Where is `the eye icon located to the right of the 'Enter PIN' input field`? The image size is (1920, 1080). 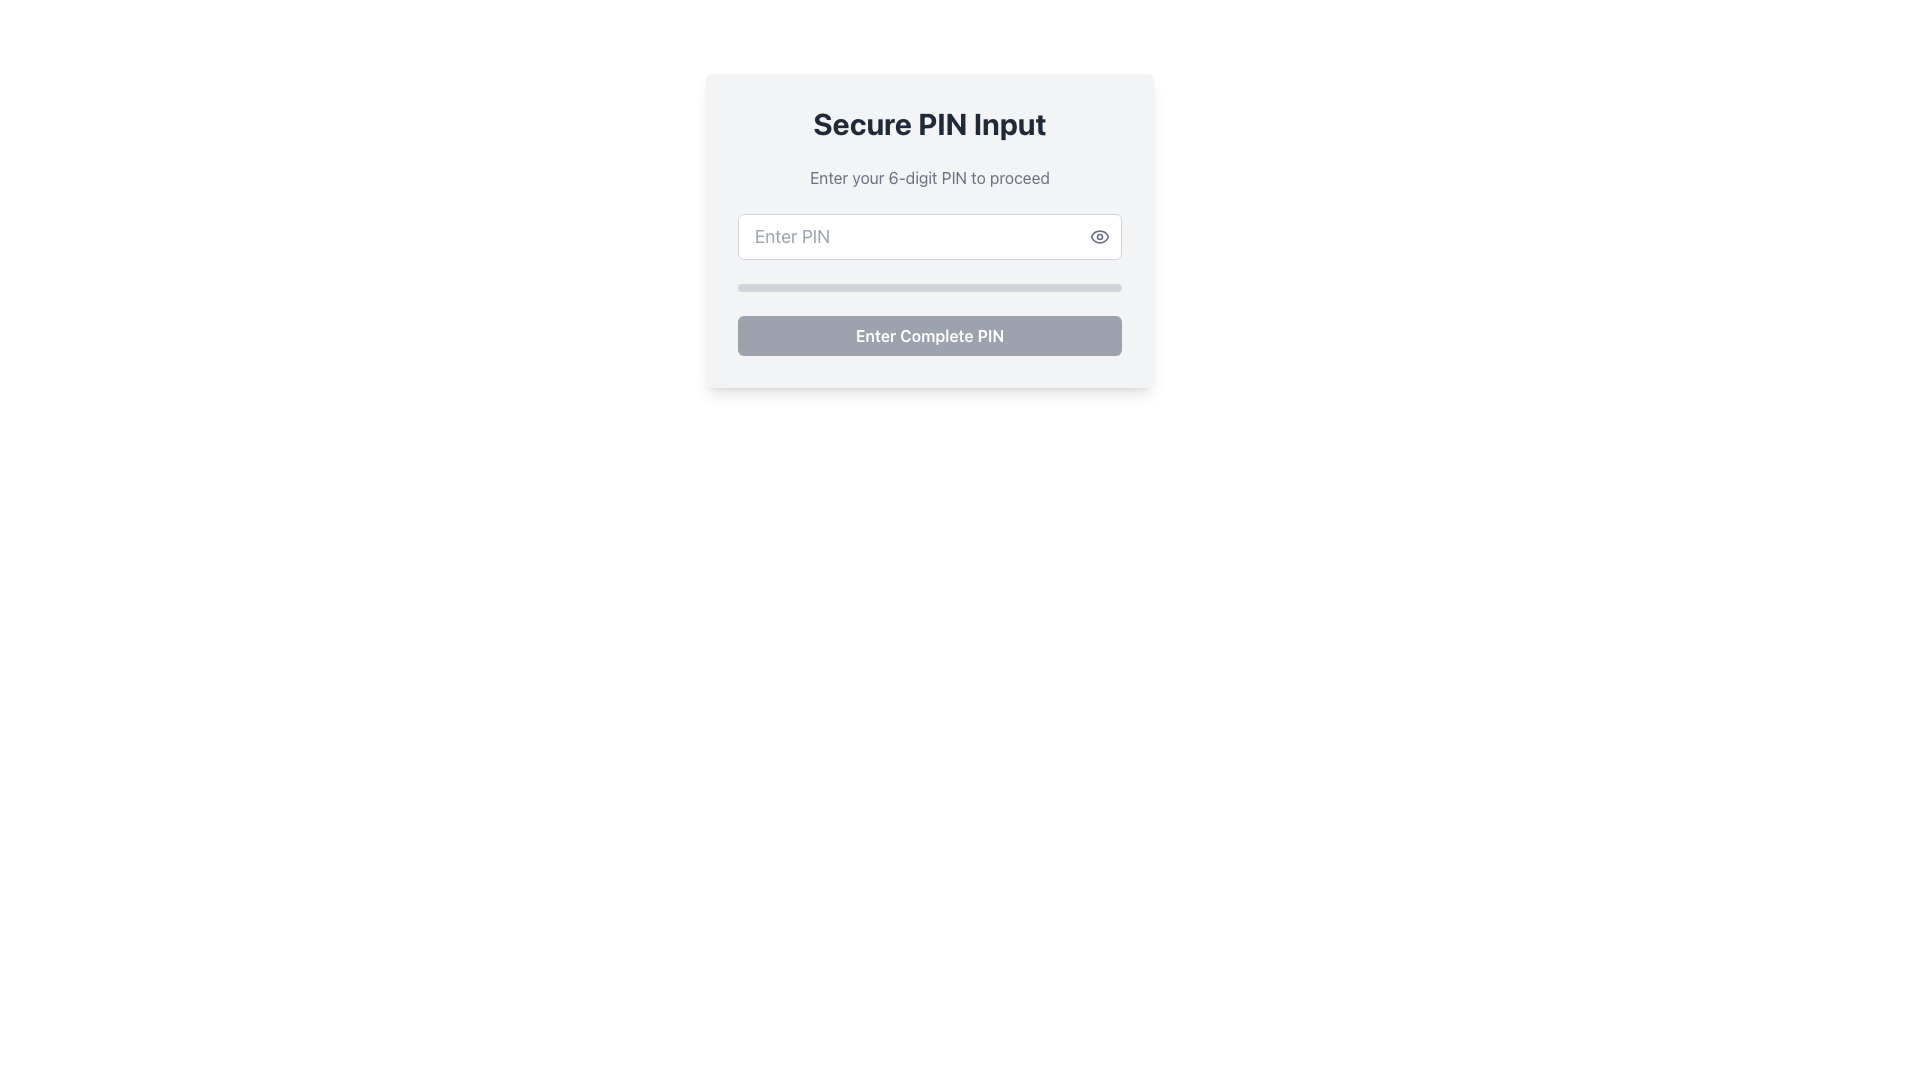
the eye icon located to the right of the 'Enter PIN' input field is located at coordinates (1098, 235).